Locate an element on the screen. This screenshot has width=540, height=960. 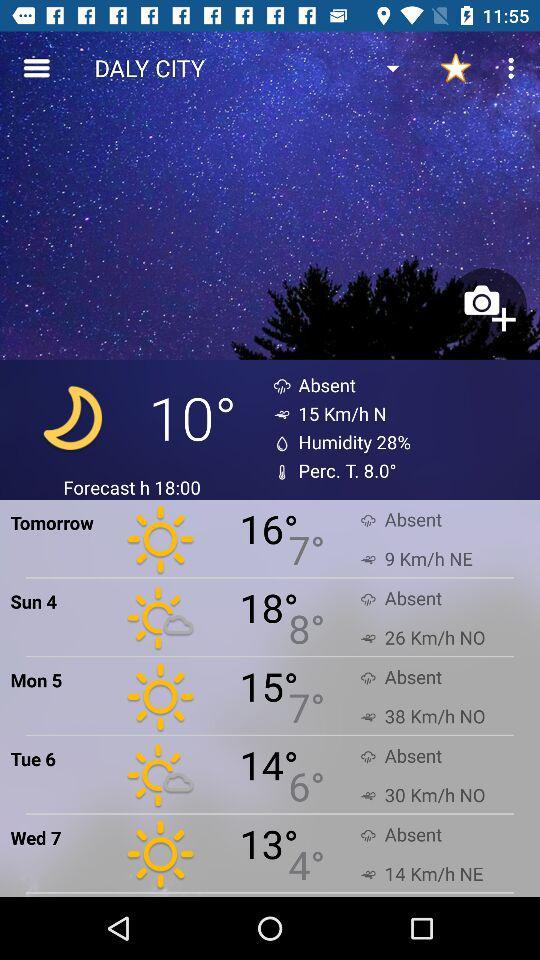
allows you to add photo is located at coordinates (486, 307).